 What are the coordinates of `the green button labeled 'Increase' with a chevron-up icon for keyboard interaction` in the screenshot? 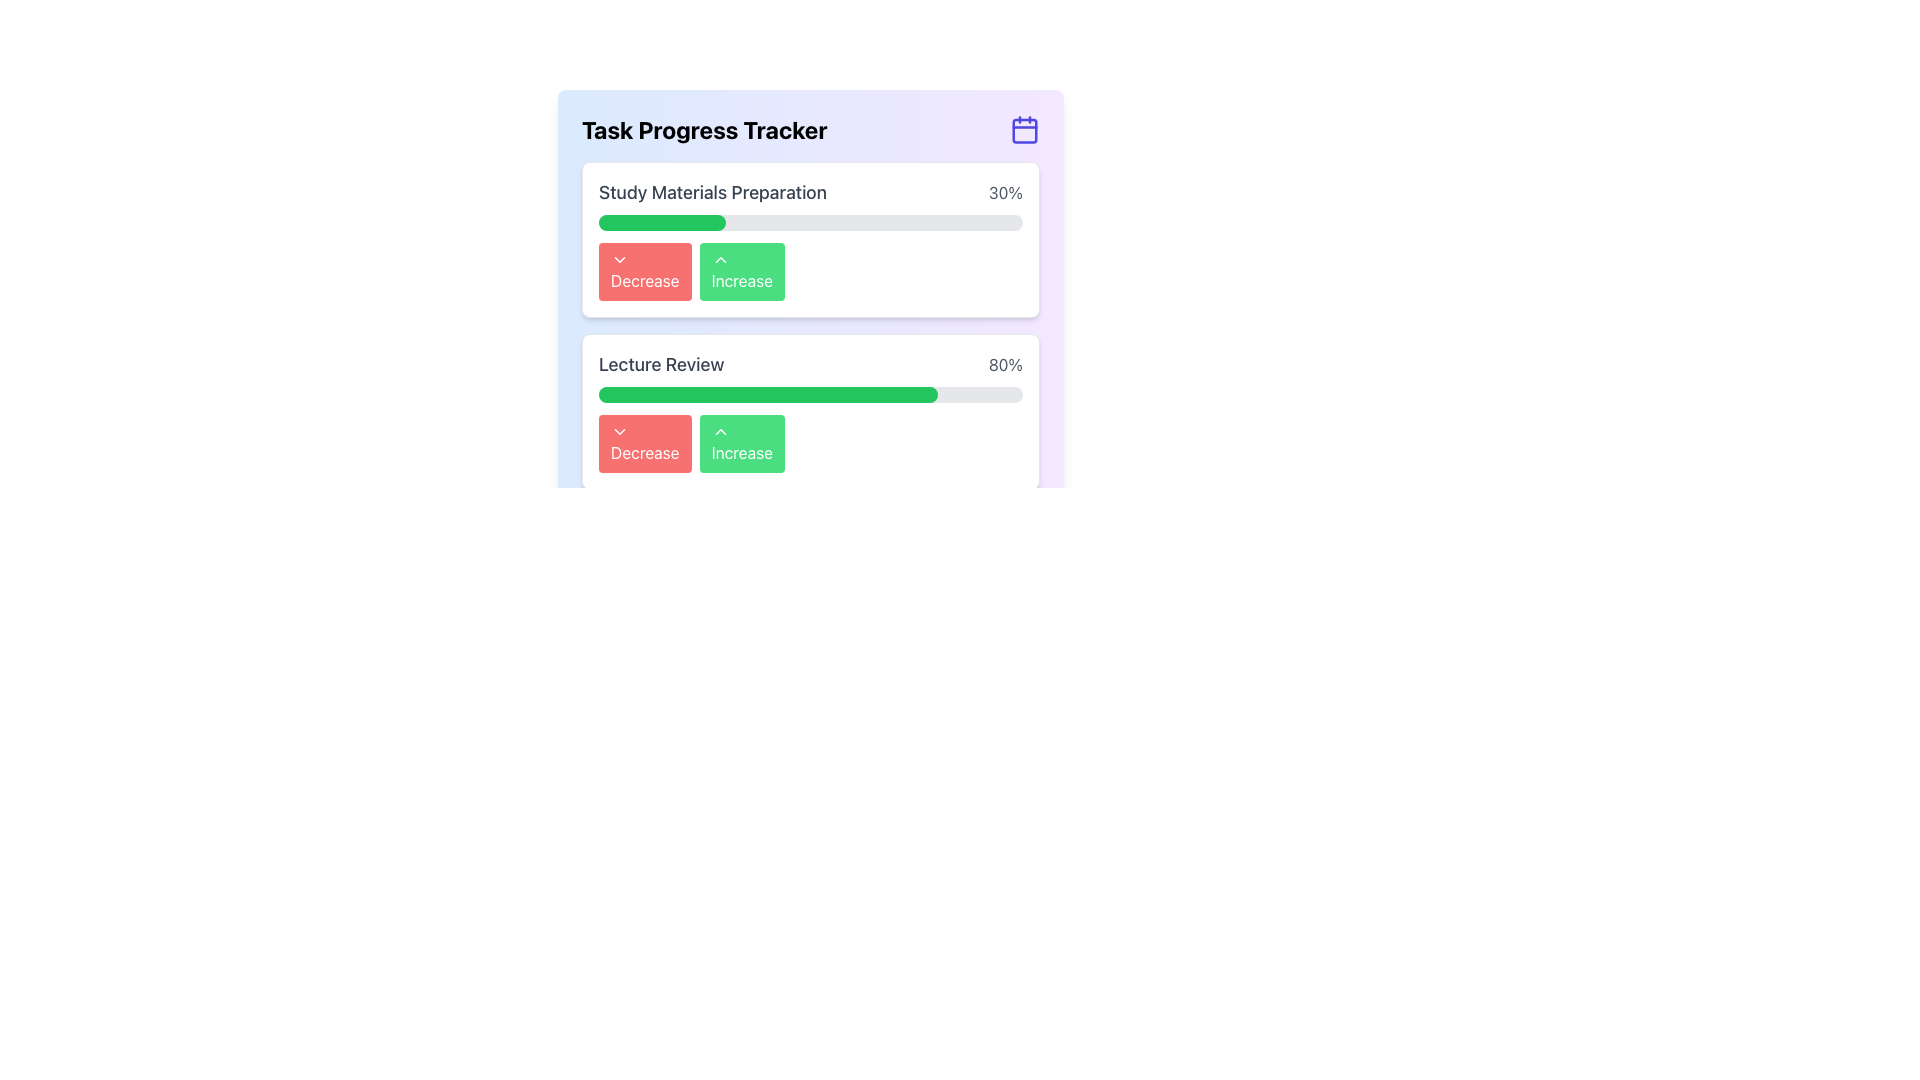 It's located at (741, 272).